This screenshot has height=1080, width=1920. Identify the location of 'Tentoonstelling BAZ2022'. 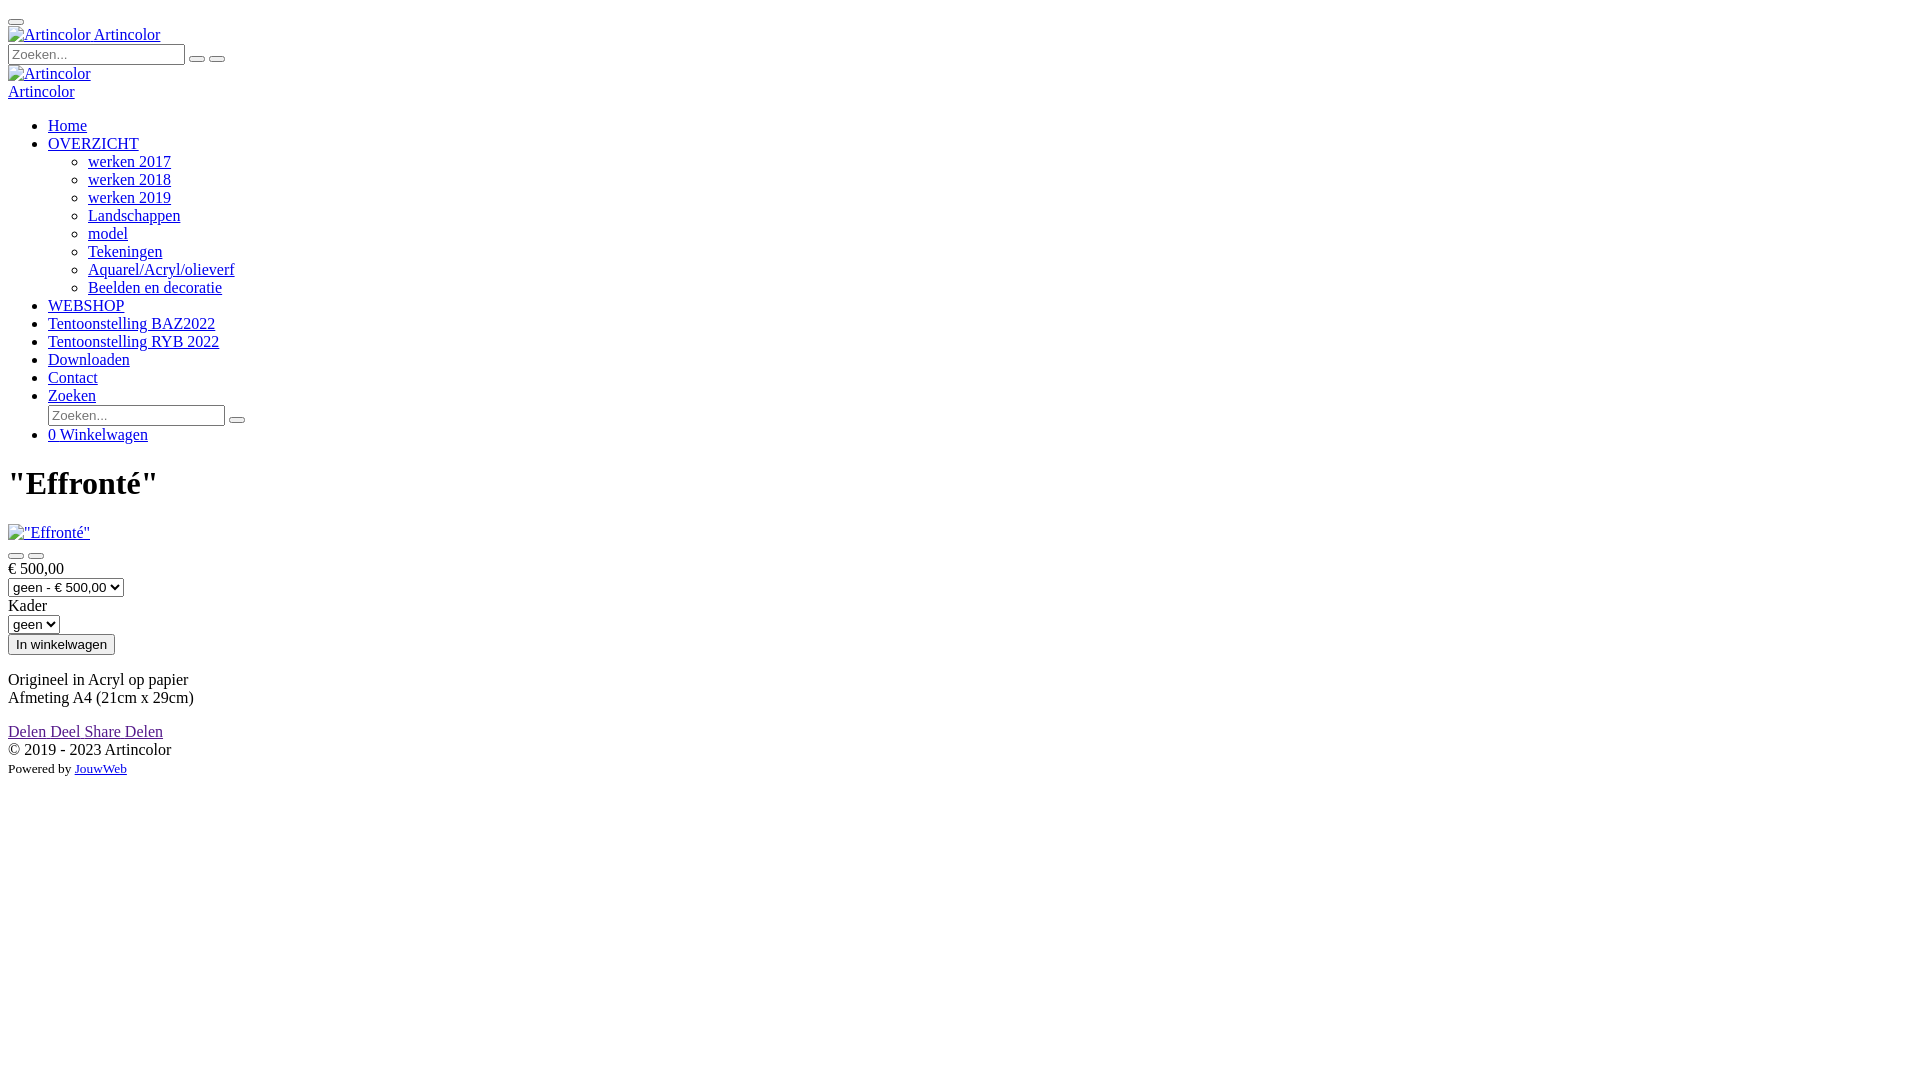
(130, 322).